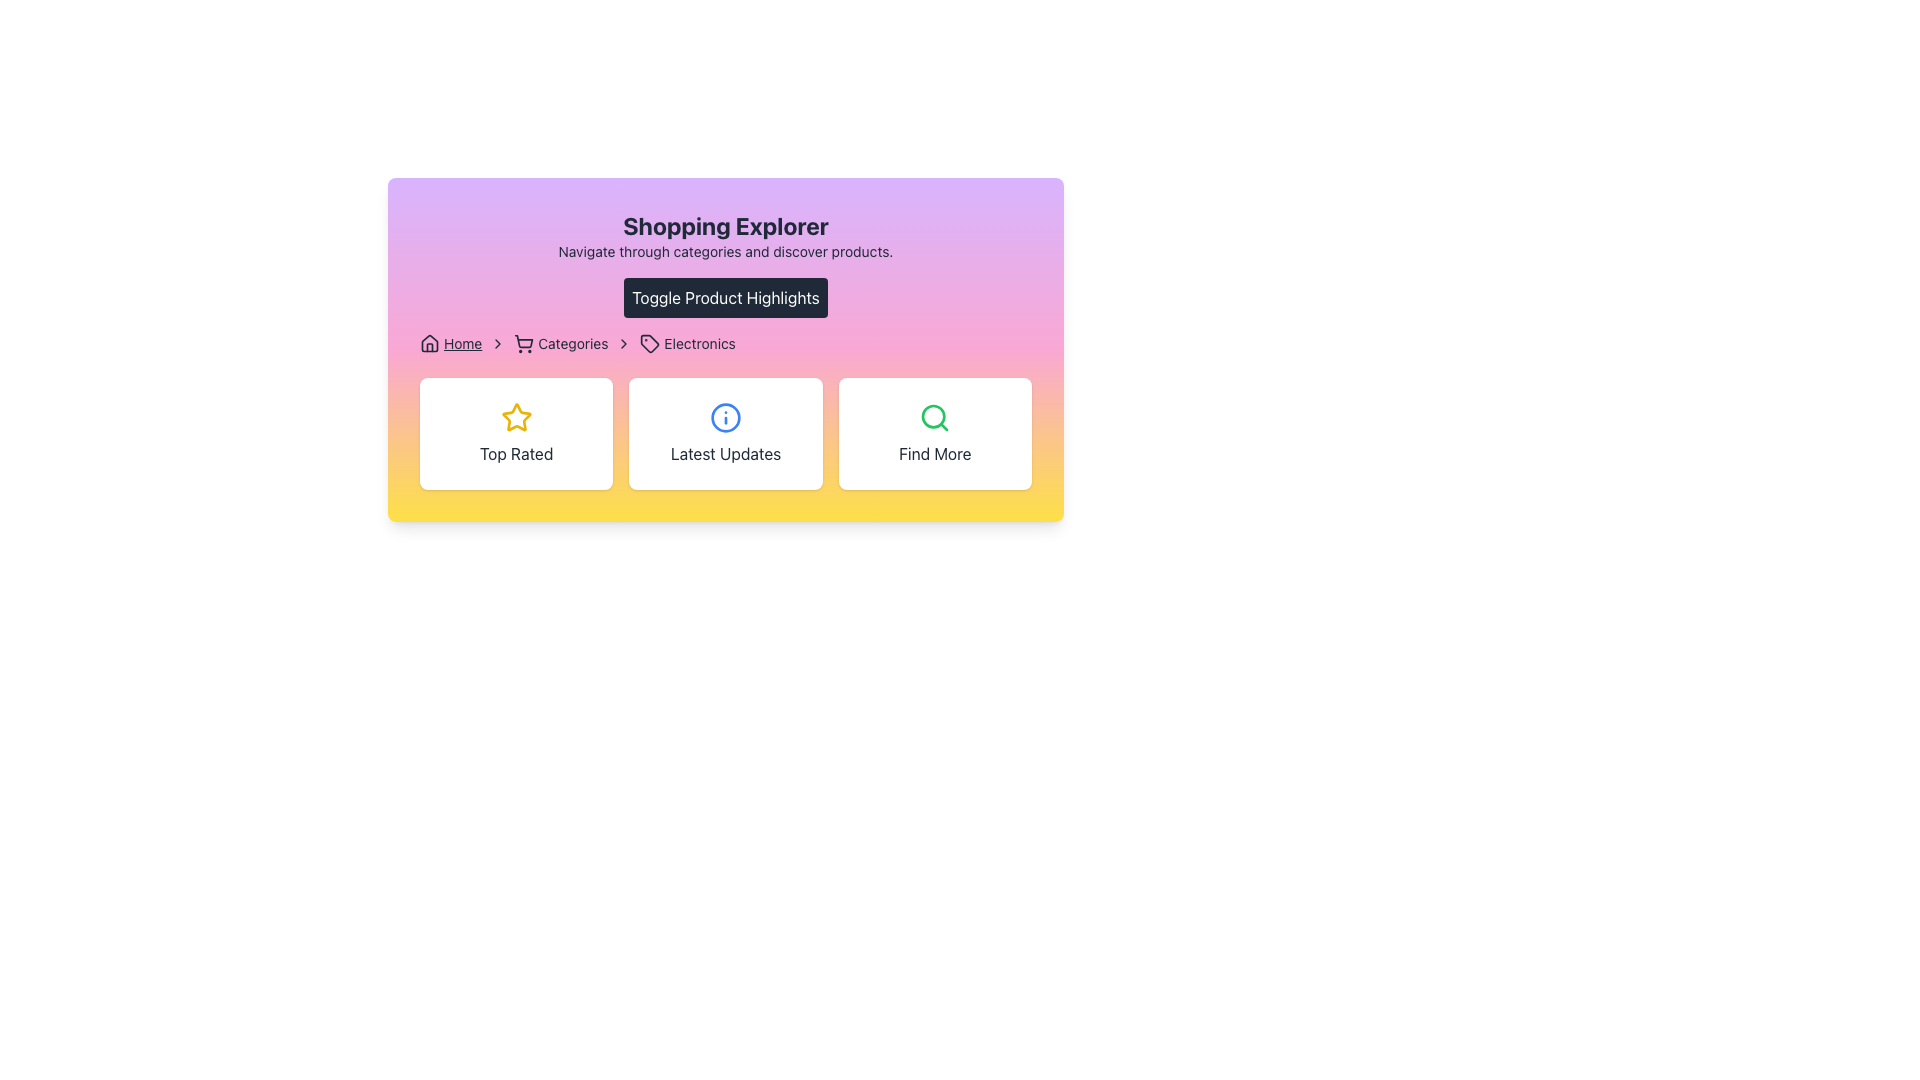  Describe the element at coordinates (688, 342) in the screenshot. I see `the third item in the breadcrumb navigation, which serves as a visual indicator with an icon, located near the top-center of the interface` at that location.